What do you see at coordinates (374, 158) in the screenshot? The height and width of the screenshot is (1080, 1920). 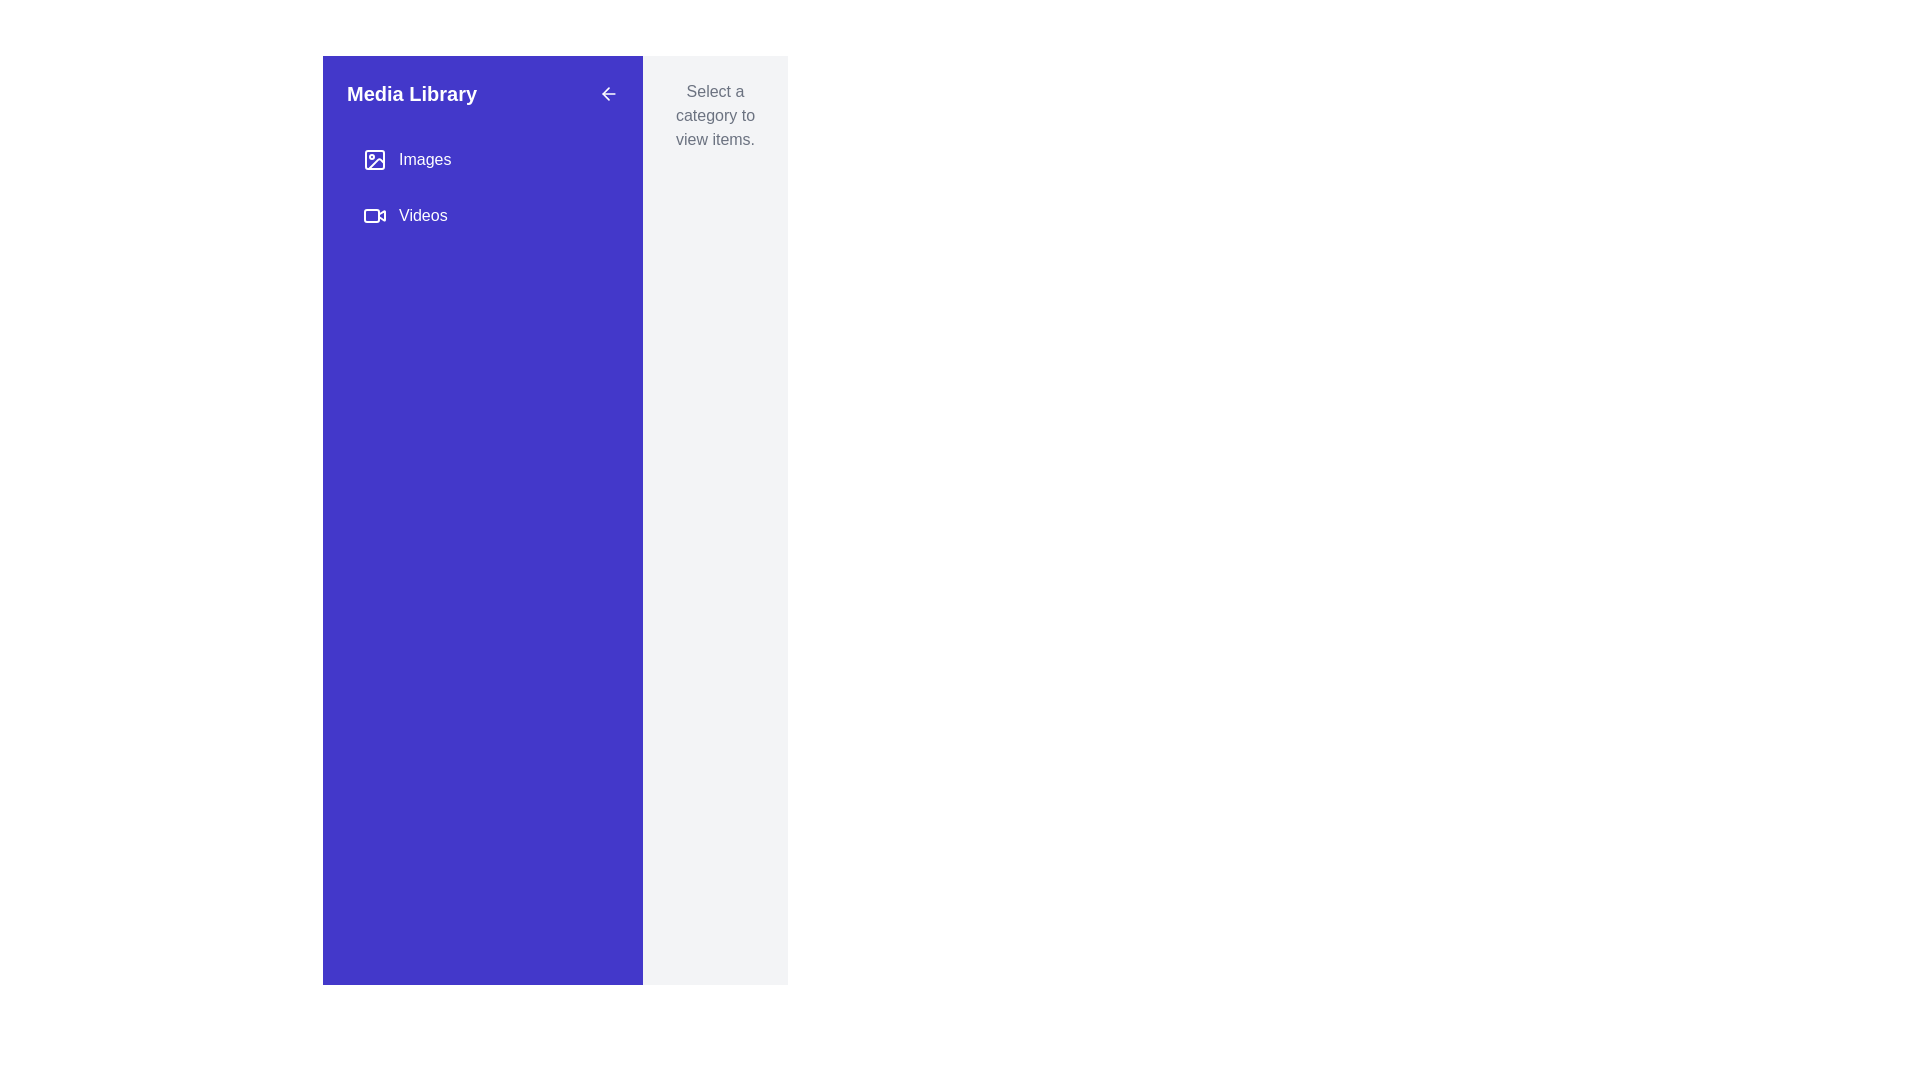 I see `the graphical icon representing the 'Images' category in the navigation menu of the 'Media Library' panel, located to the left of the 'Images' text` at bounding box center [374, 158].